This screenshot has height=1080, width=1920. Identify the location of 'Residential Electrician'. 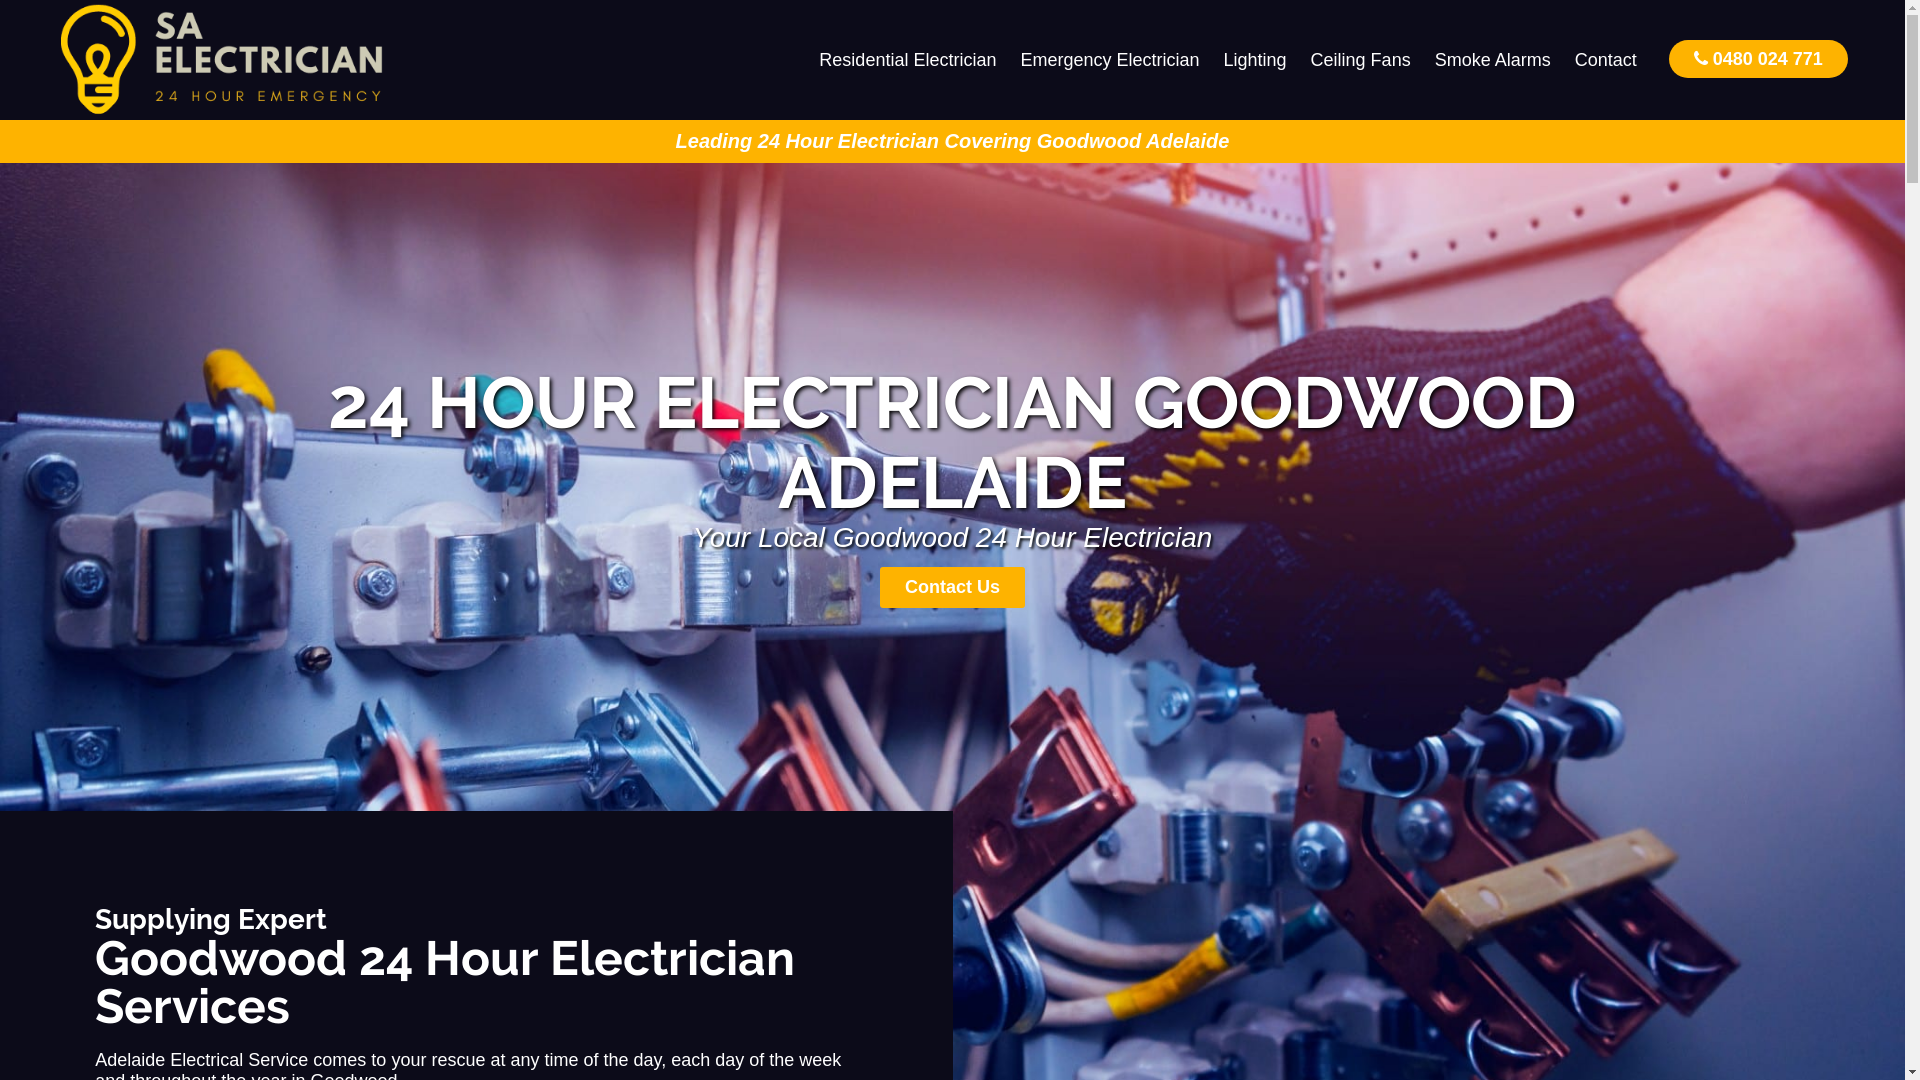
(906, 59).